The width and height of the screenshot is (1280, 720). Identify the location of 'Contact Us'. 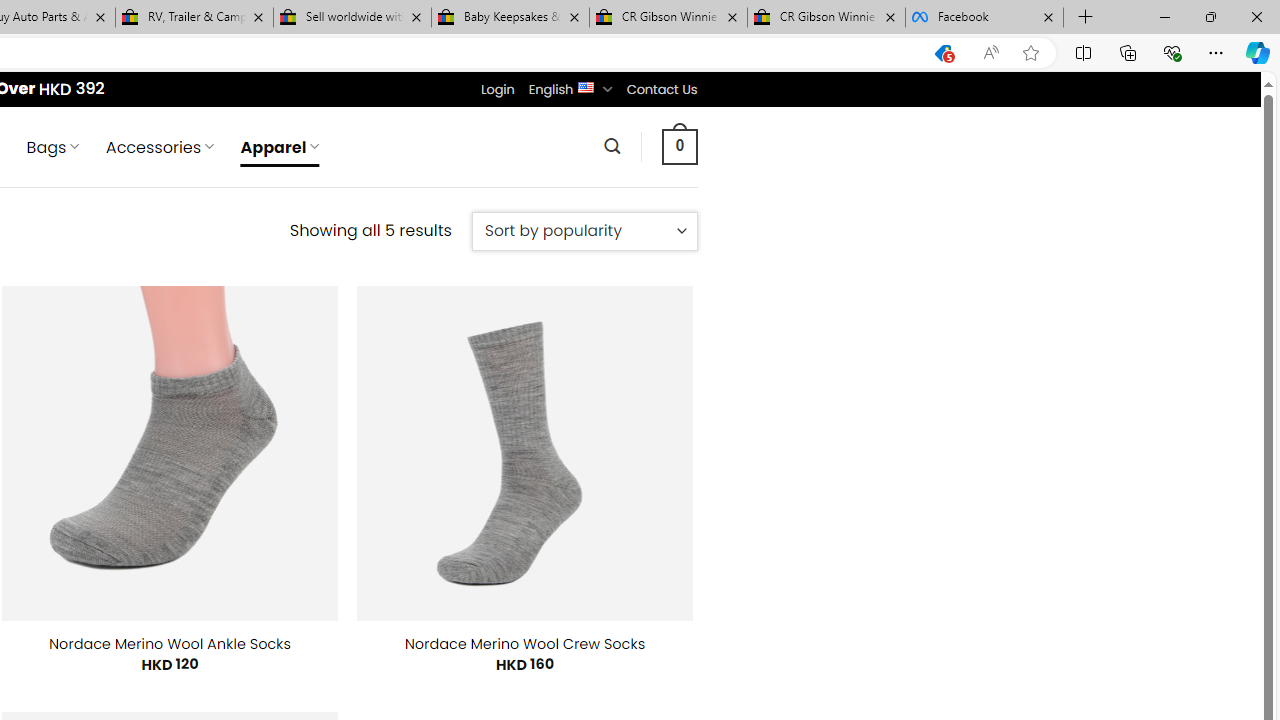
(661, 88).